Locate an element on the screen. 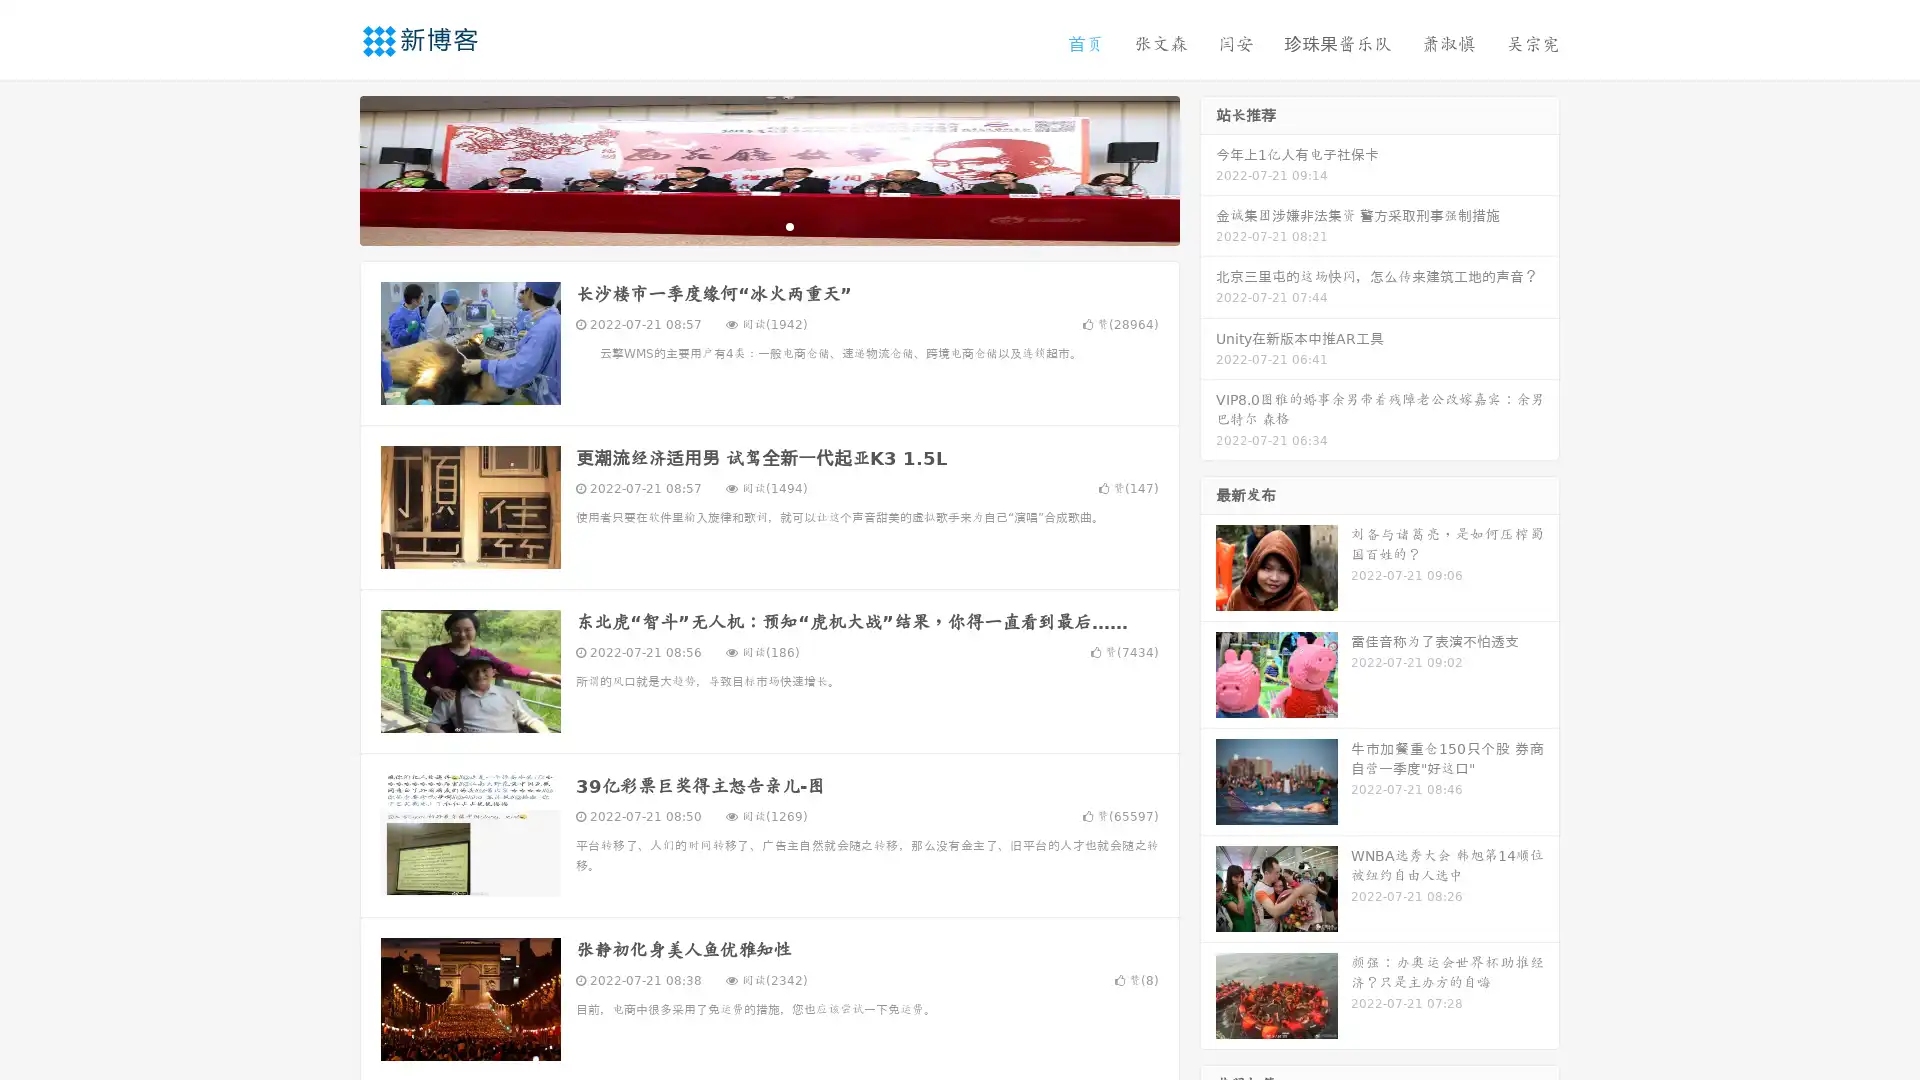 This screenshot has width=1920, height=1080. Go to slide 1 is located at coordinates (748, 225).